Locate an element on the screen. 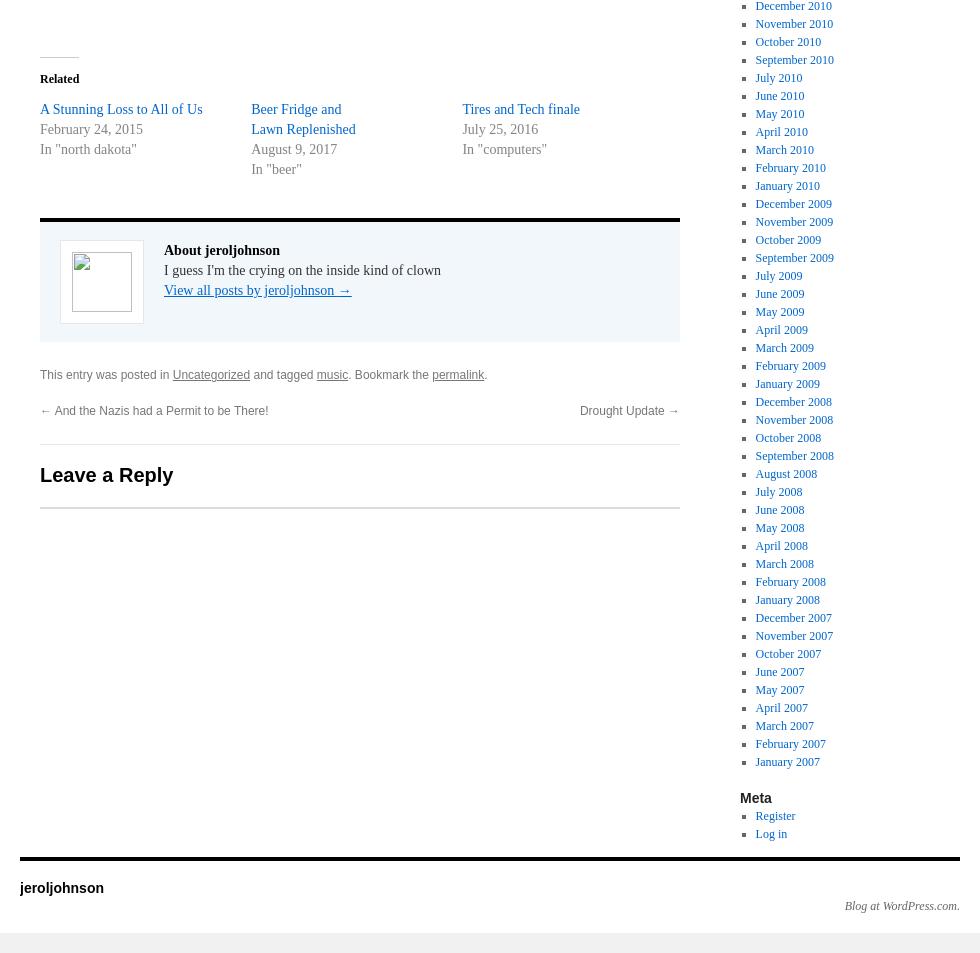 The width and height of the screenshot is (980, 953). 'December 2009' is located at coordinates (793, 203).